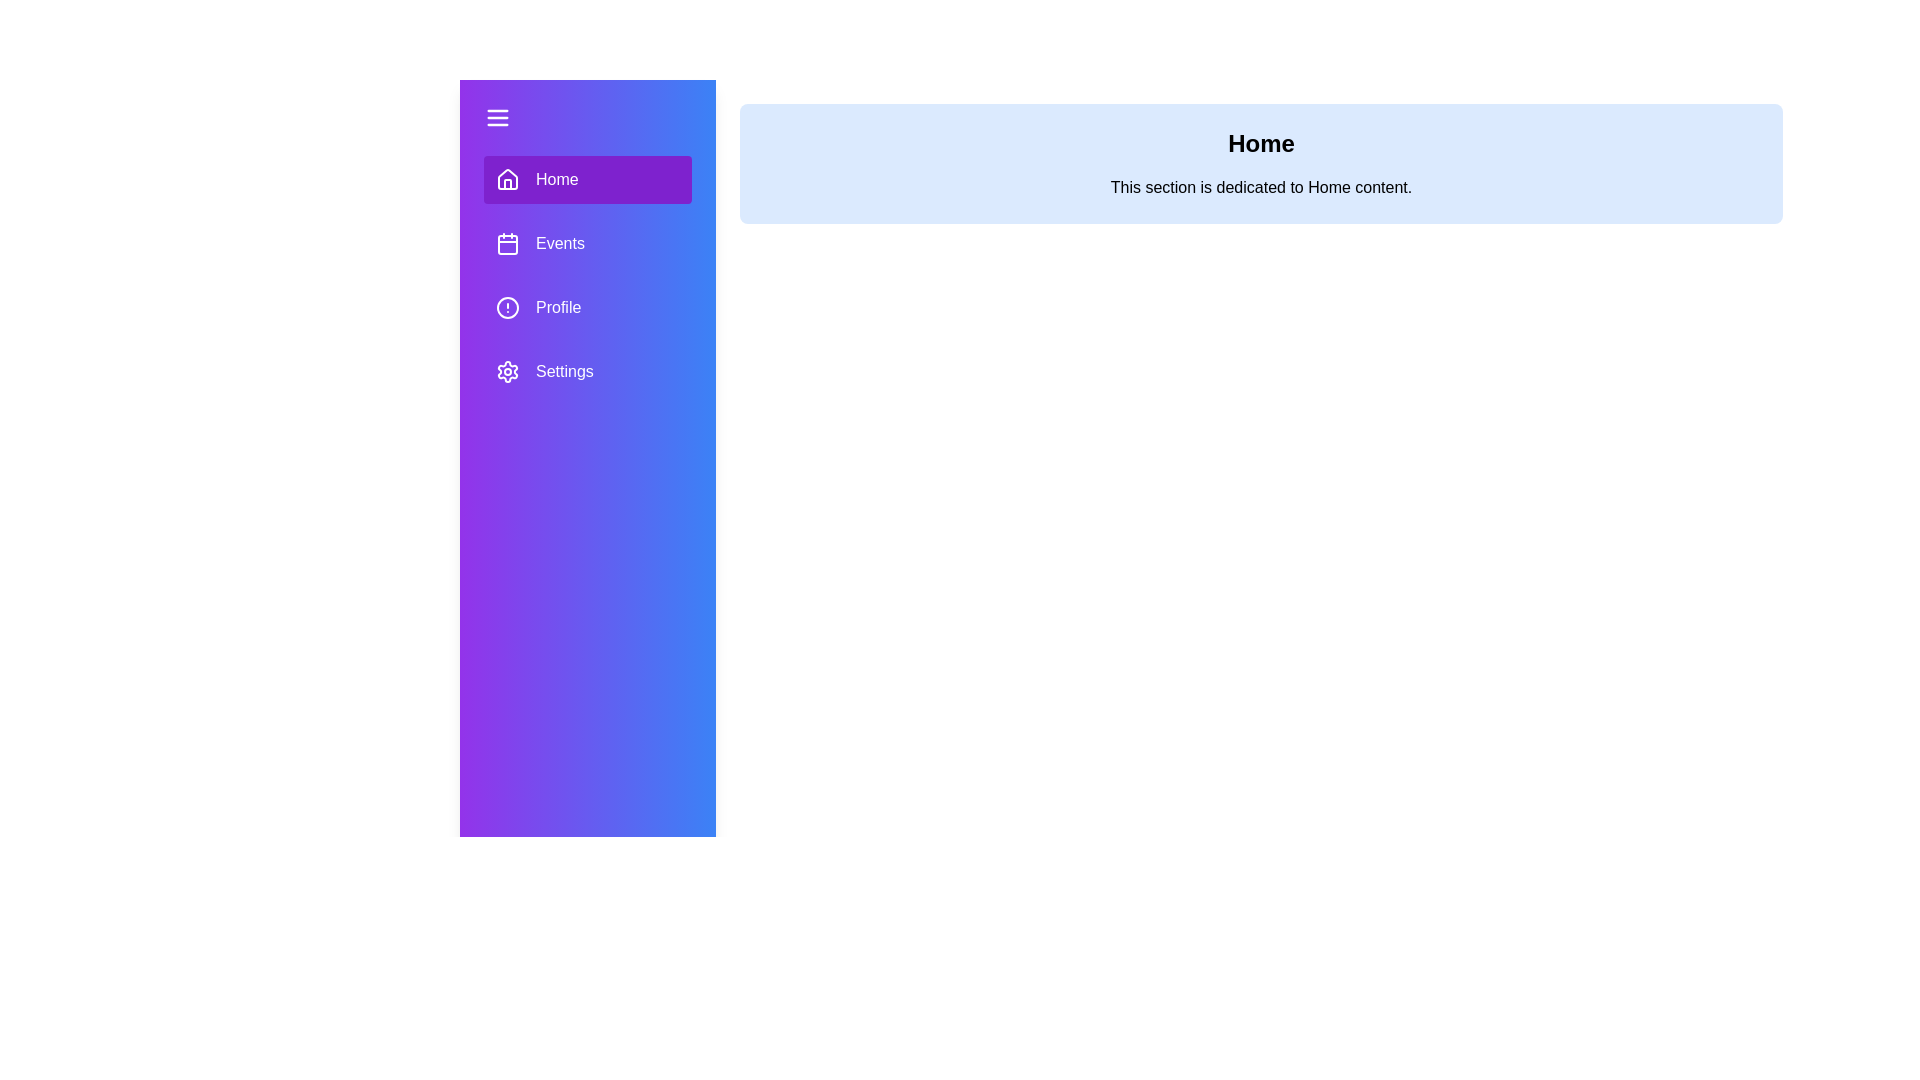 This screenshot has height=1080, width=1920. I want to click on the text label that serves as the header for the section, located at the top center of the light blue section which introduces the content of the section, so click(1260, 142).